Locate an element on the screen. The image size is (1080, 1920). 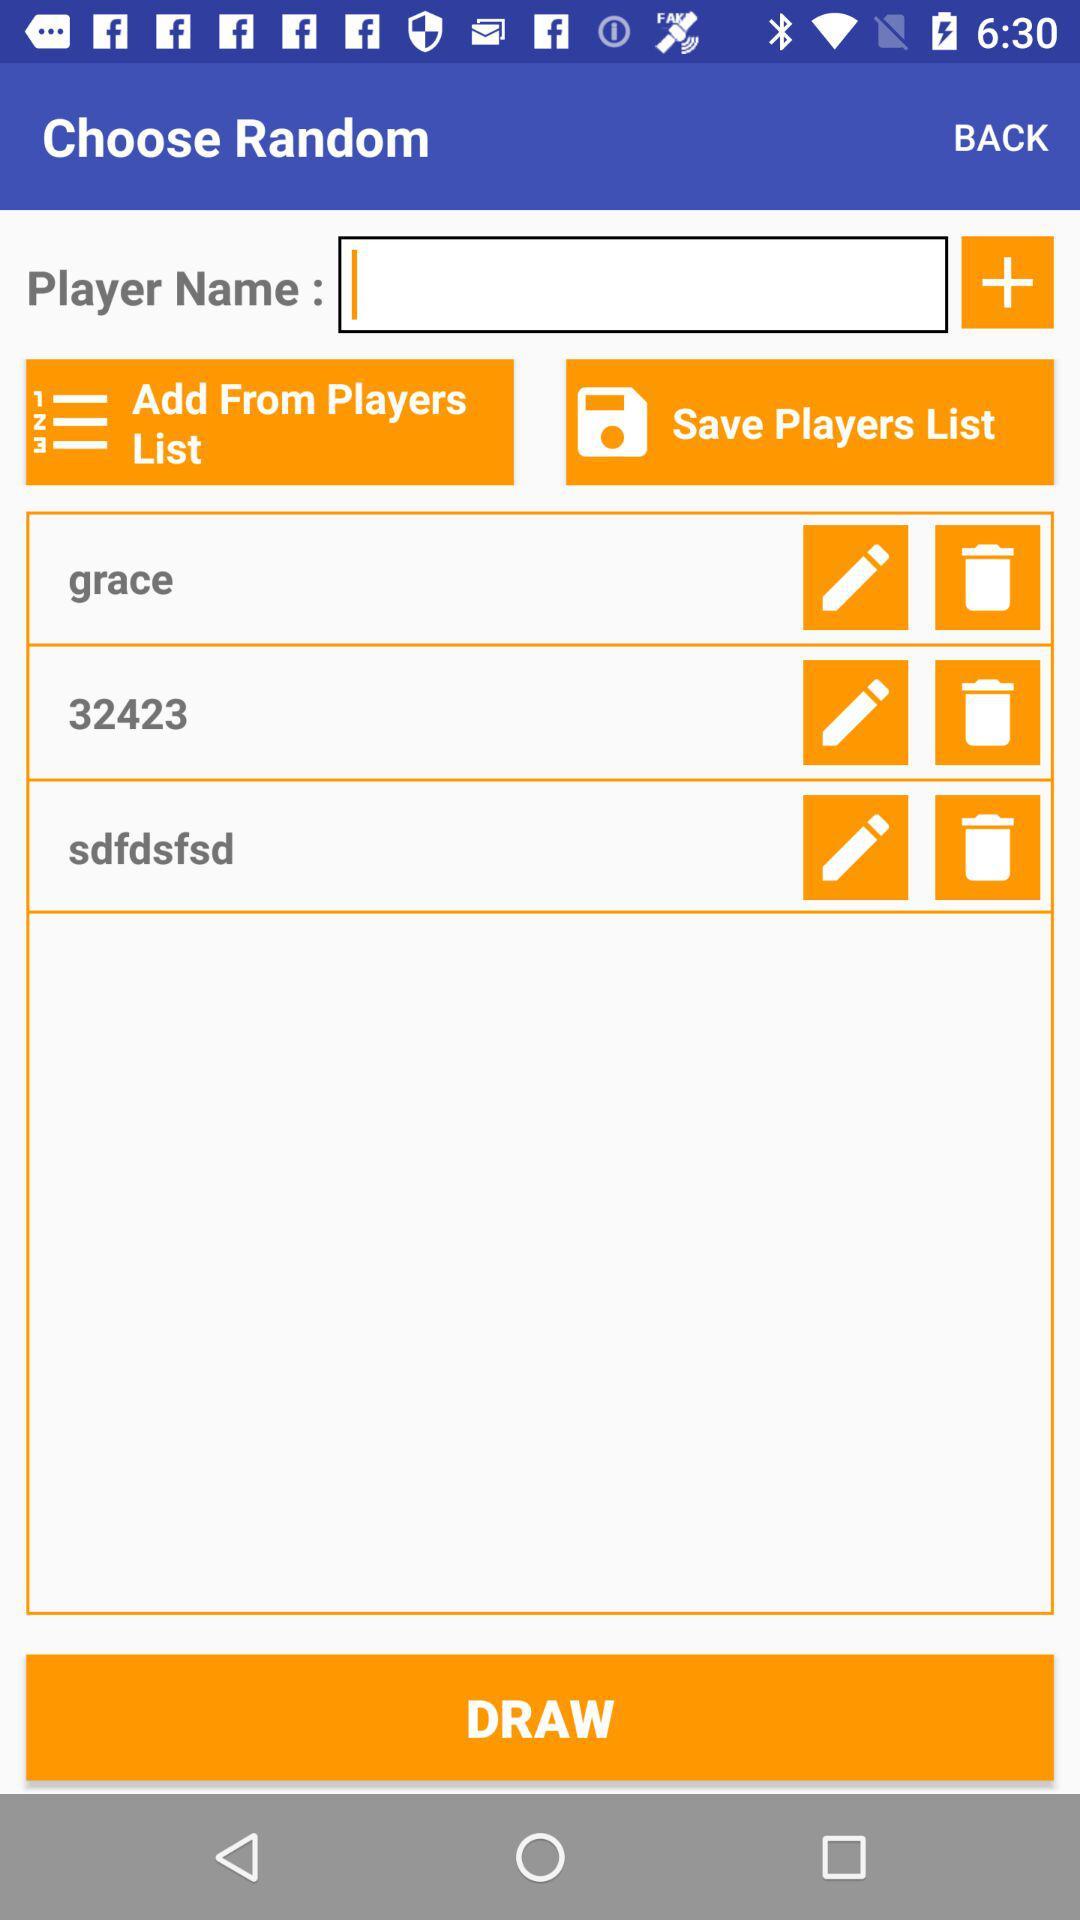
input player name is located at coordinates (643, 283).